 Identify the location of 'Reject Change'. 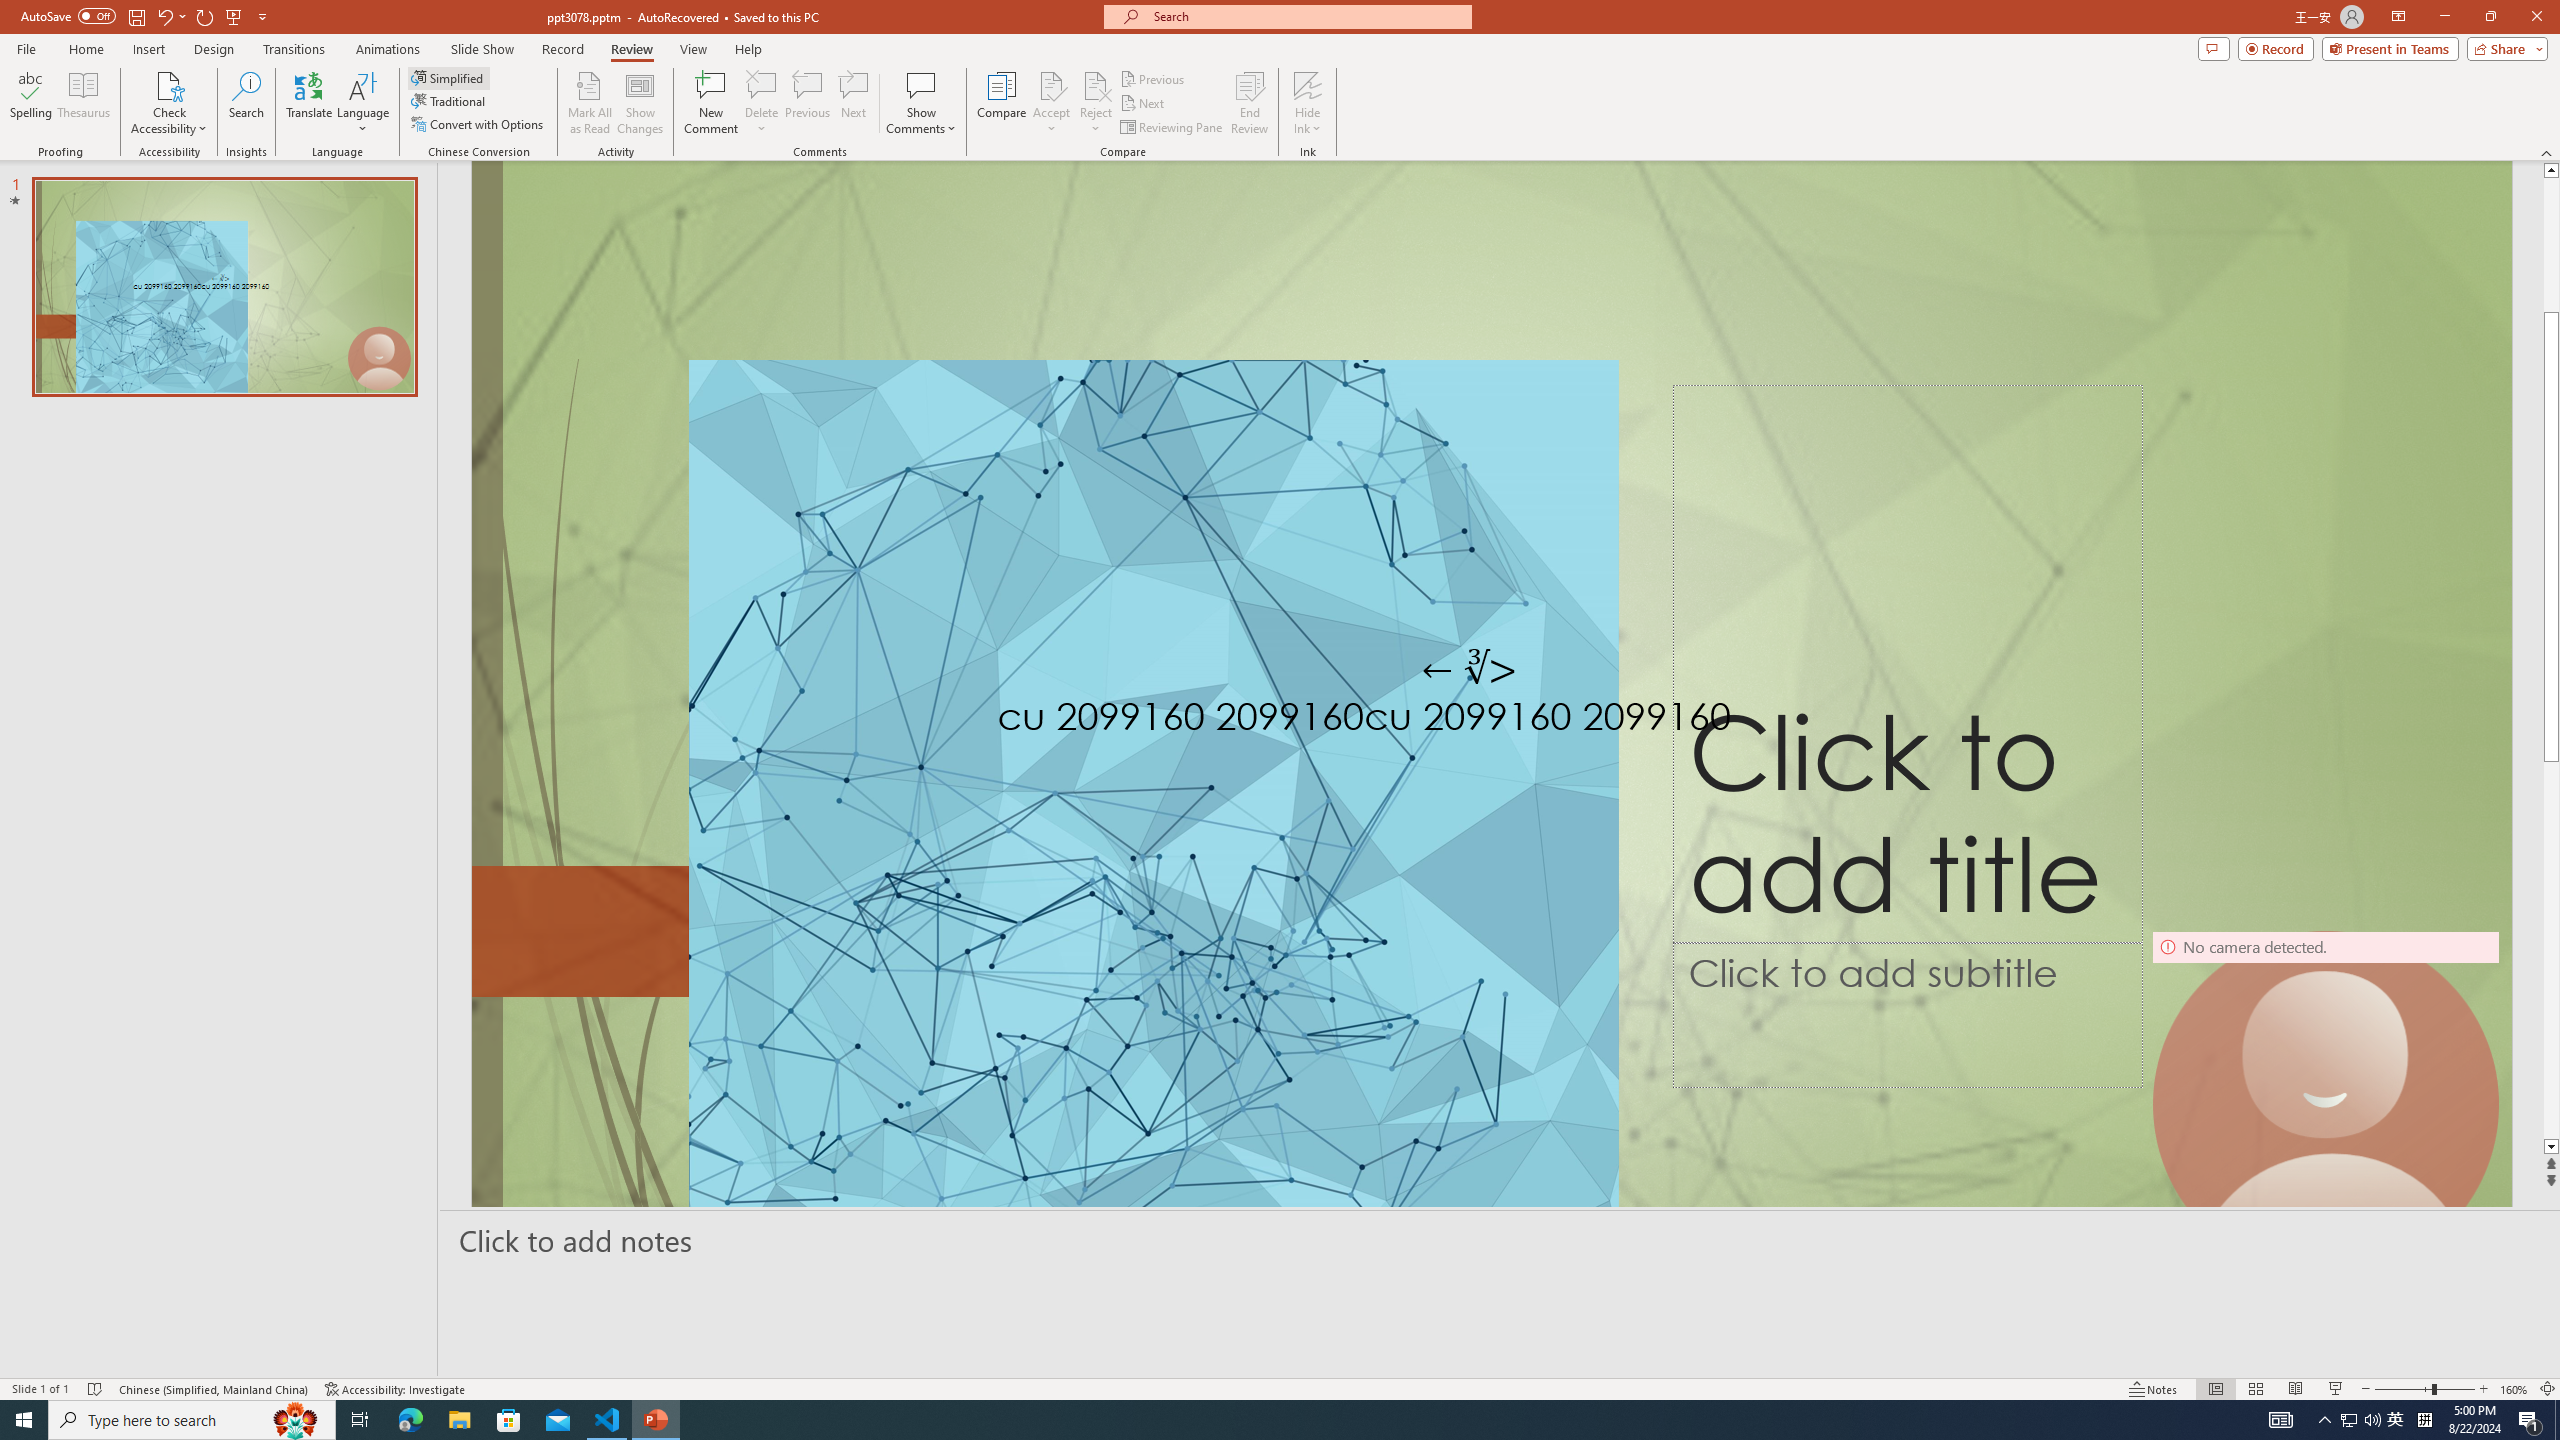
(1094, 84).